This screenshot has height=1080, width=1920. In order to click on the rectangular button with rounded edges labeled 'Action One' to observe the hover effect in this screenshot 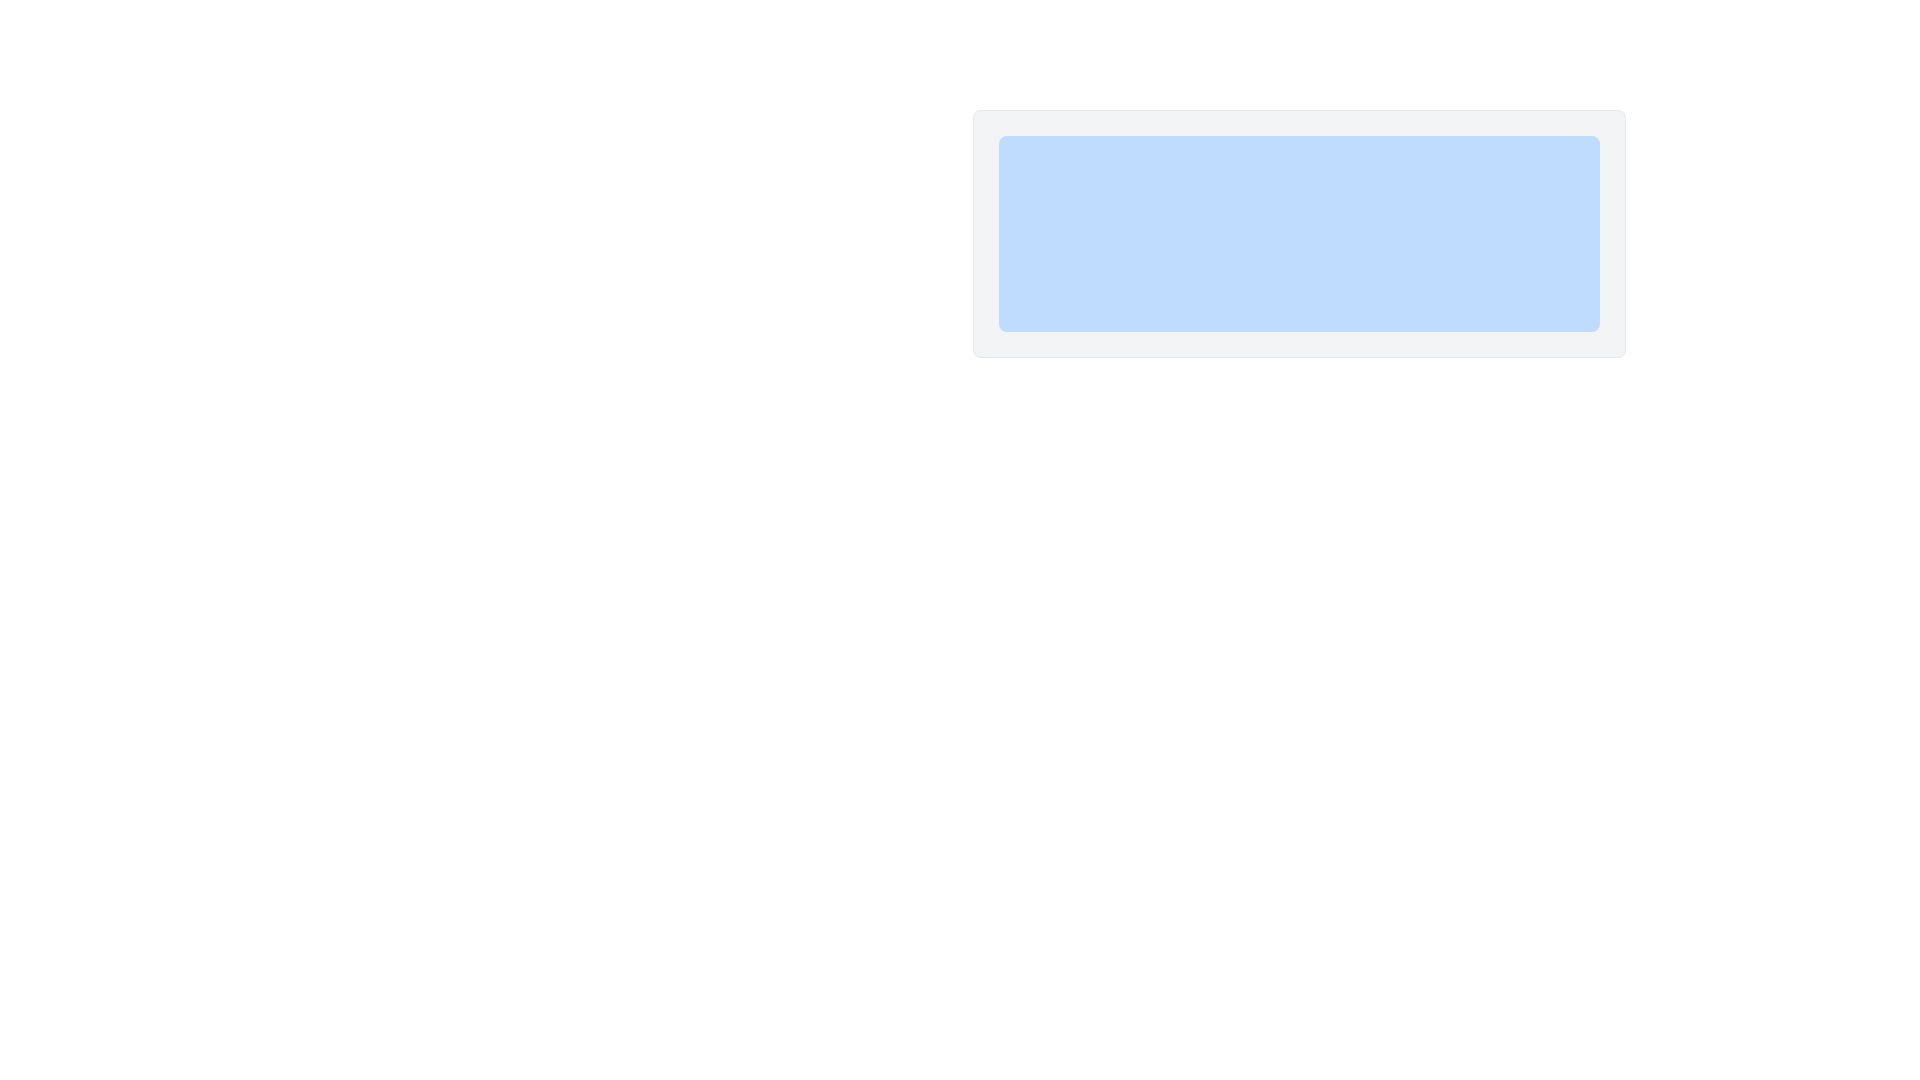, I will do `click(1093, 230)`.